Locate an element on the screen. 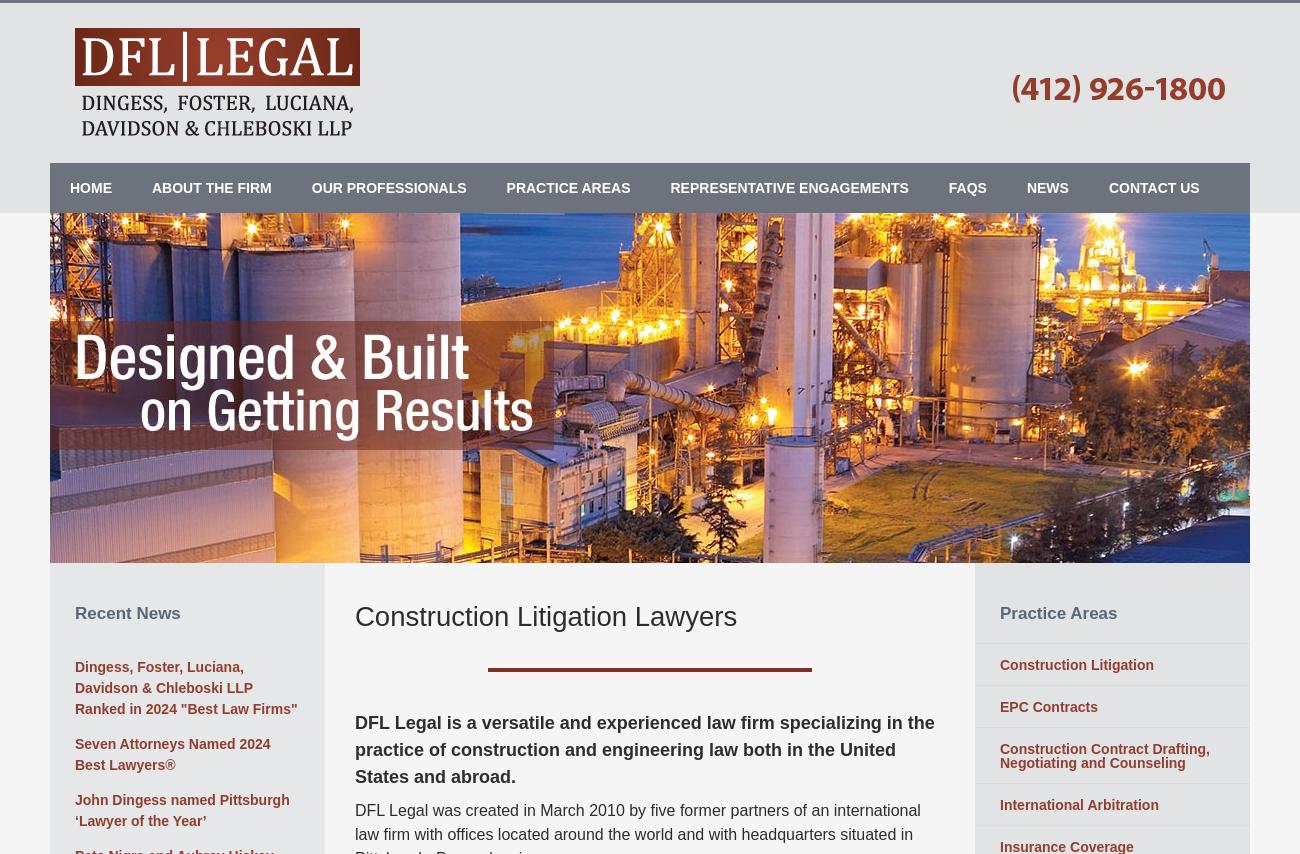 Image resolution: width=1300 pixels, height=854 pixels. 'Seven Attorneys Named 2024 Best Lawyers®' is located at coordinates (172, 753).